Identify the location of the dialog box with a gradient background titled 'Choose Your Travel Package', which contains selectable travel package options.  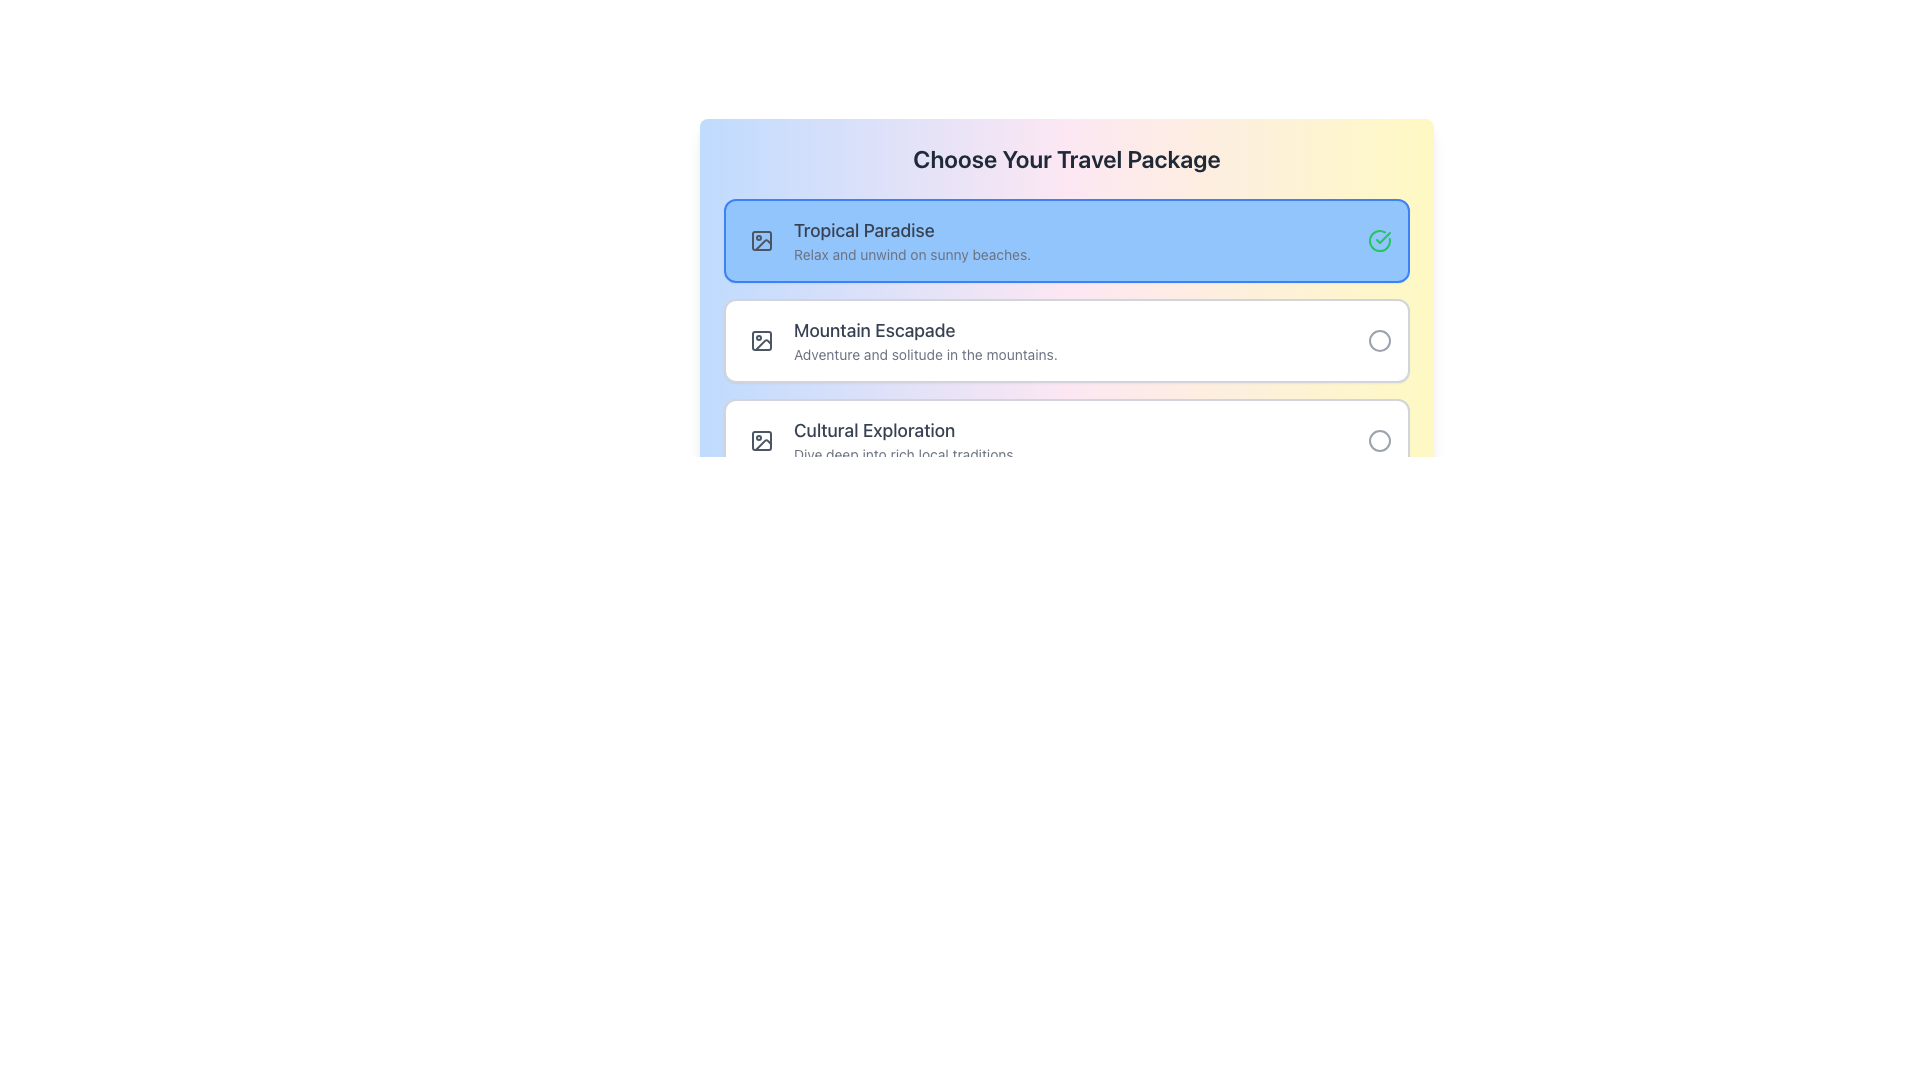
(1065, 335).